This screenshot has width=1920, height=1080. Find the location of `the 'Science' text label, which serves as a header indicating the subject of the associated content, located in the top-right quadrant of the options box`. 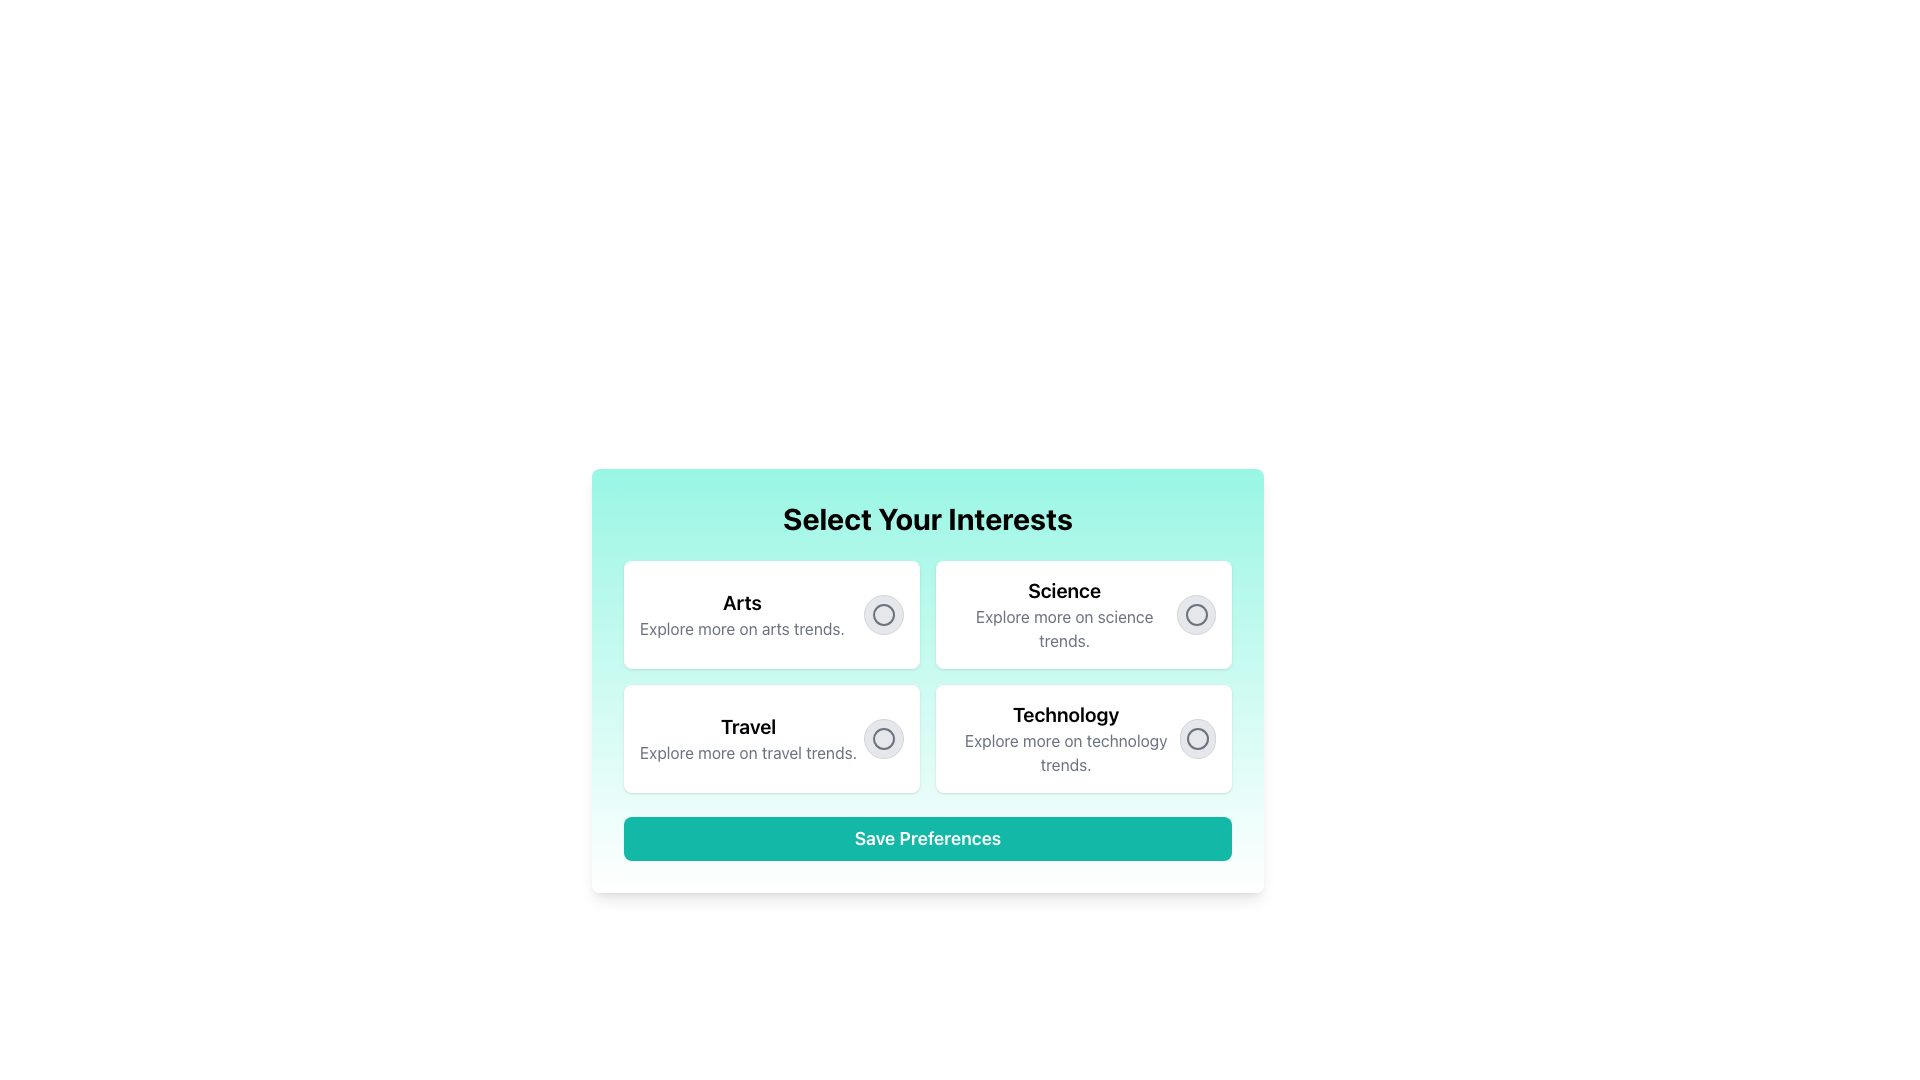

the 'Science' text label, which serves as a header indicating the subject of the associated content, located in the top-right quadrant of the options box is located at coordinates (1063, 589).